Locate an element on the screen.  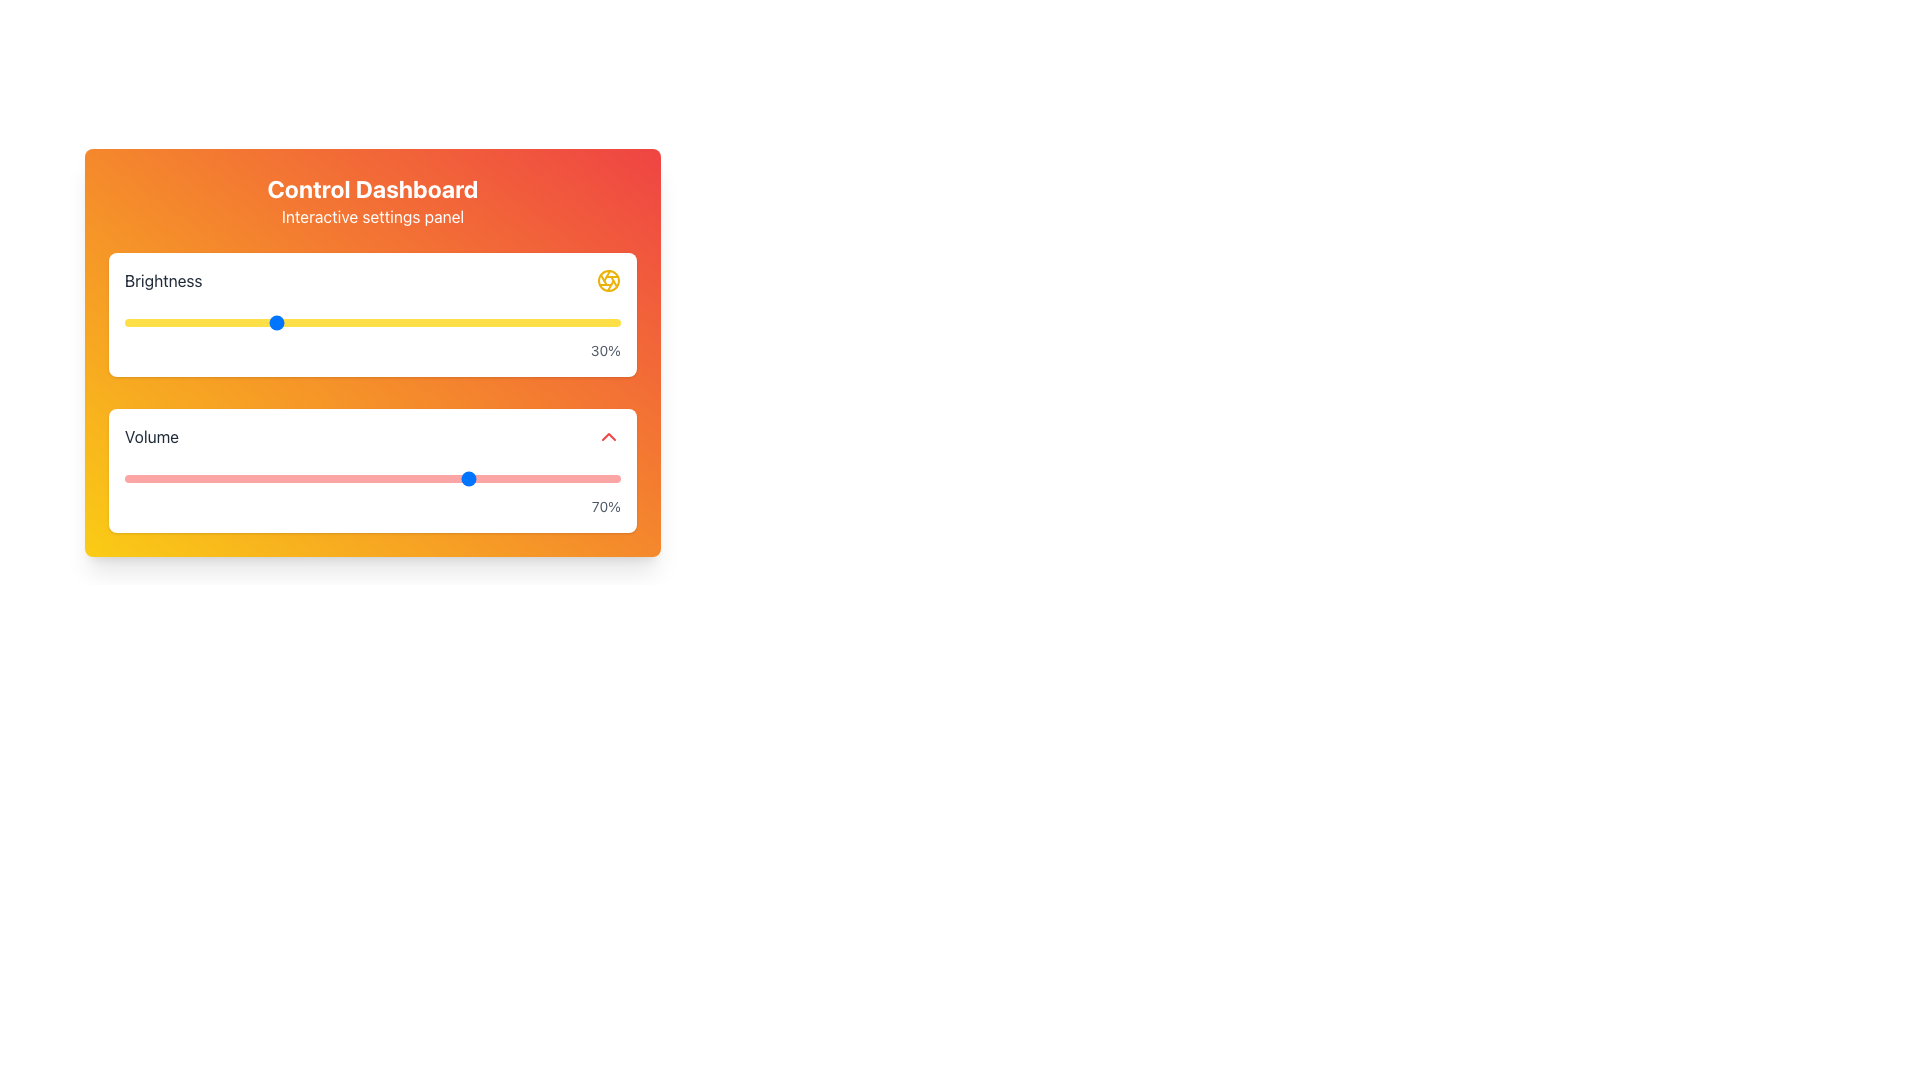
the static text element that denotes the title of the dashboard, located at the top-center of the interface is located at coordinates (373, 189).